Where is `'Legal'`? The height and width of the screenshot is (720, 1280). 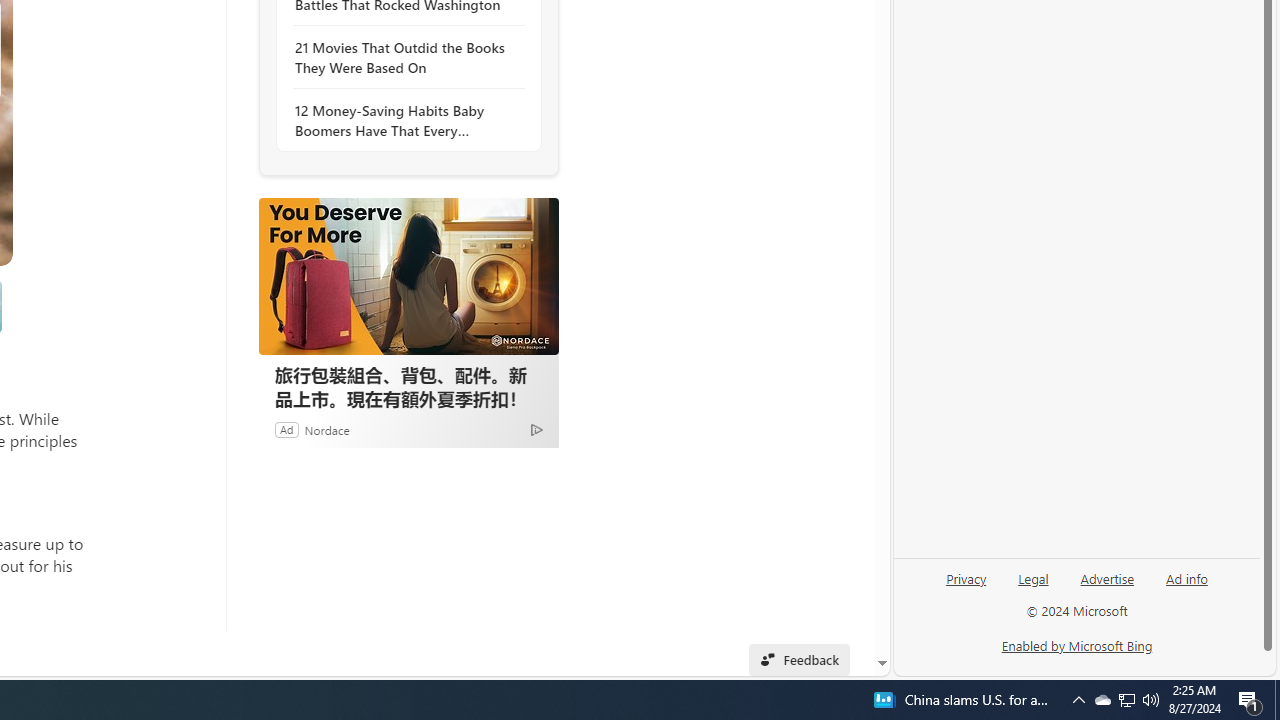
'Legal' is located at coordinates (1033, 577).